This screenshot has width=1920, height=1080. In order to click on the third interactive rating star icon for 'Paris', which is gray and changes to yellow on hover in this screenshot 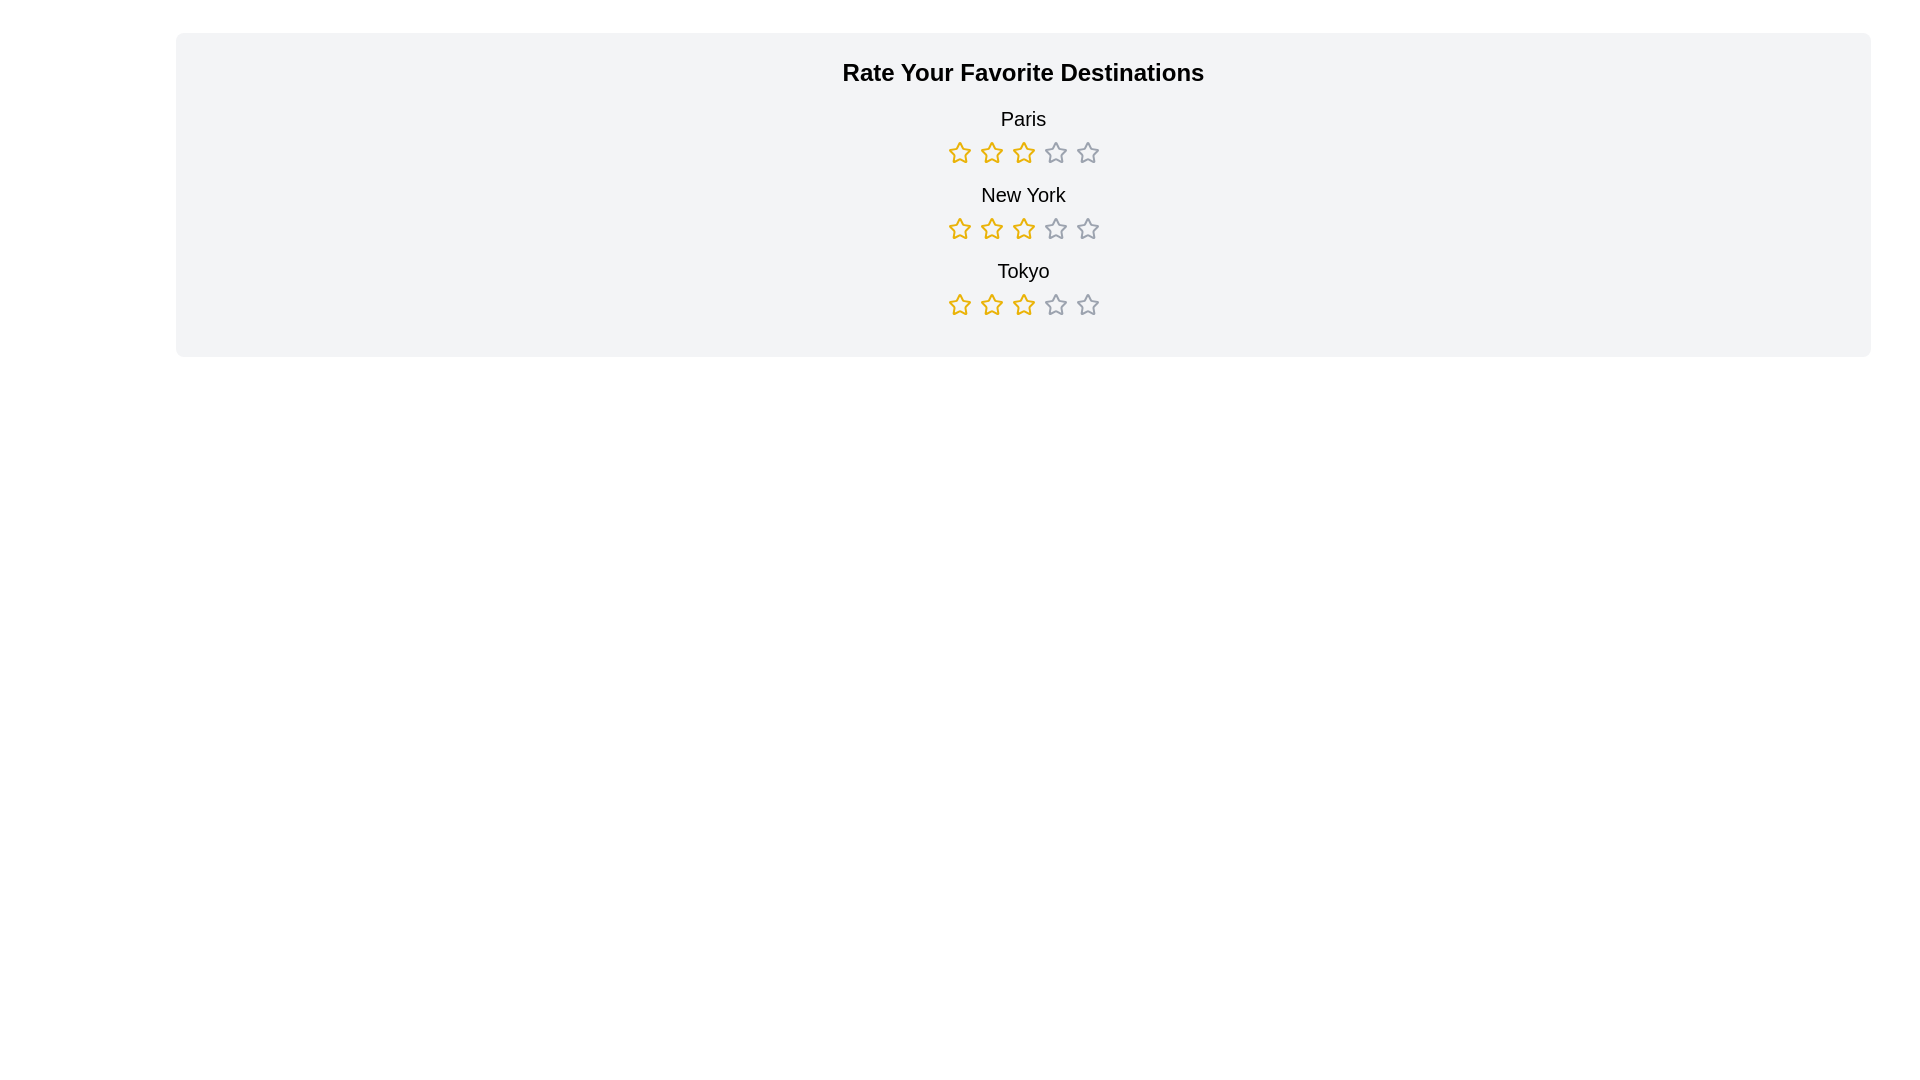, I will do `click(1054, 151)`.